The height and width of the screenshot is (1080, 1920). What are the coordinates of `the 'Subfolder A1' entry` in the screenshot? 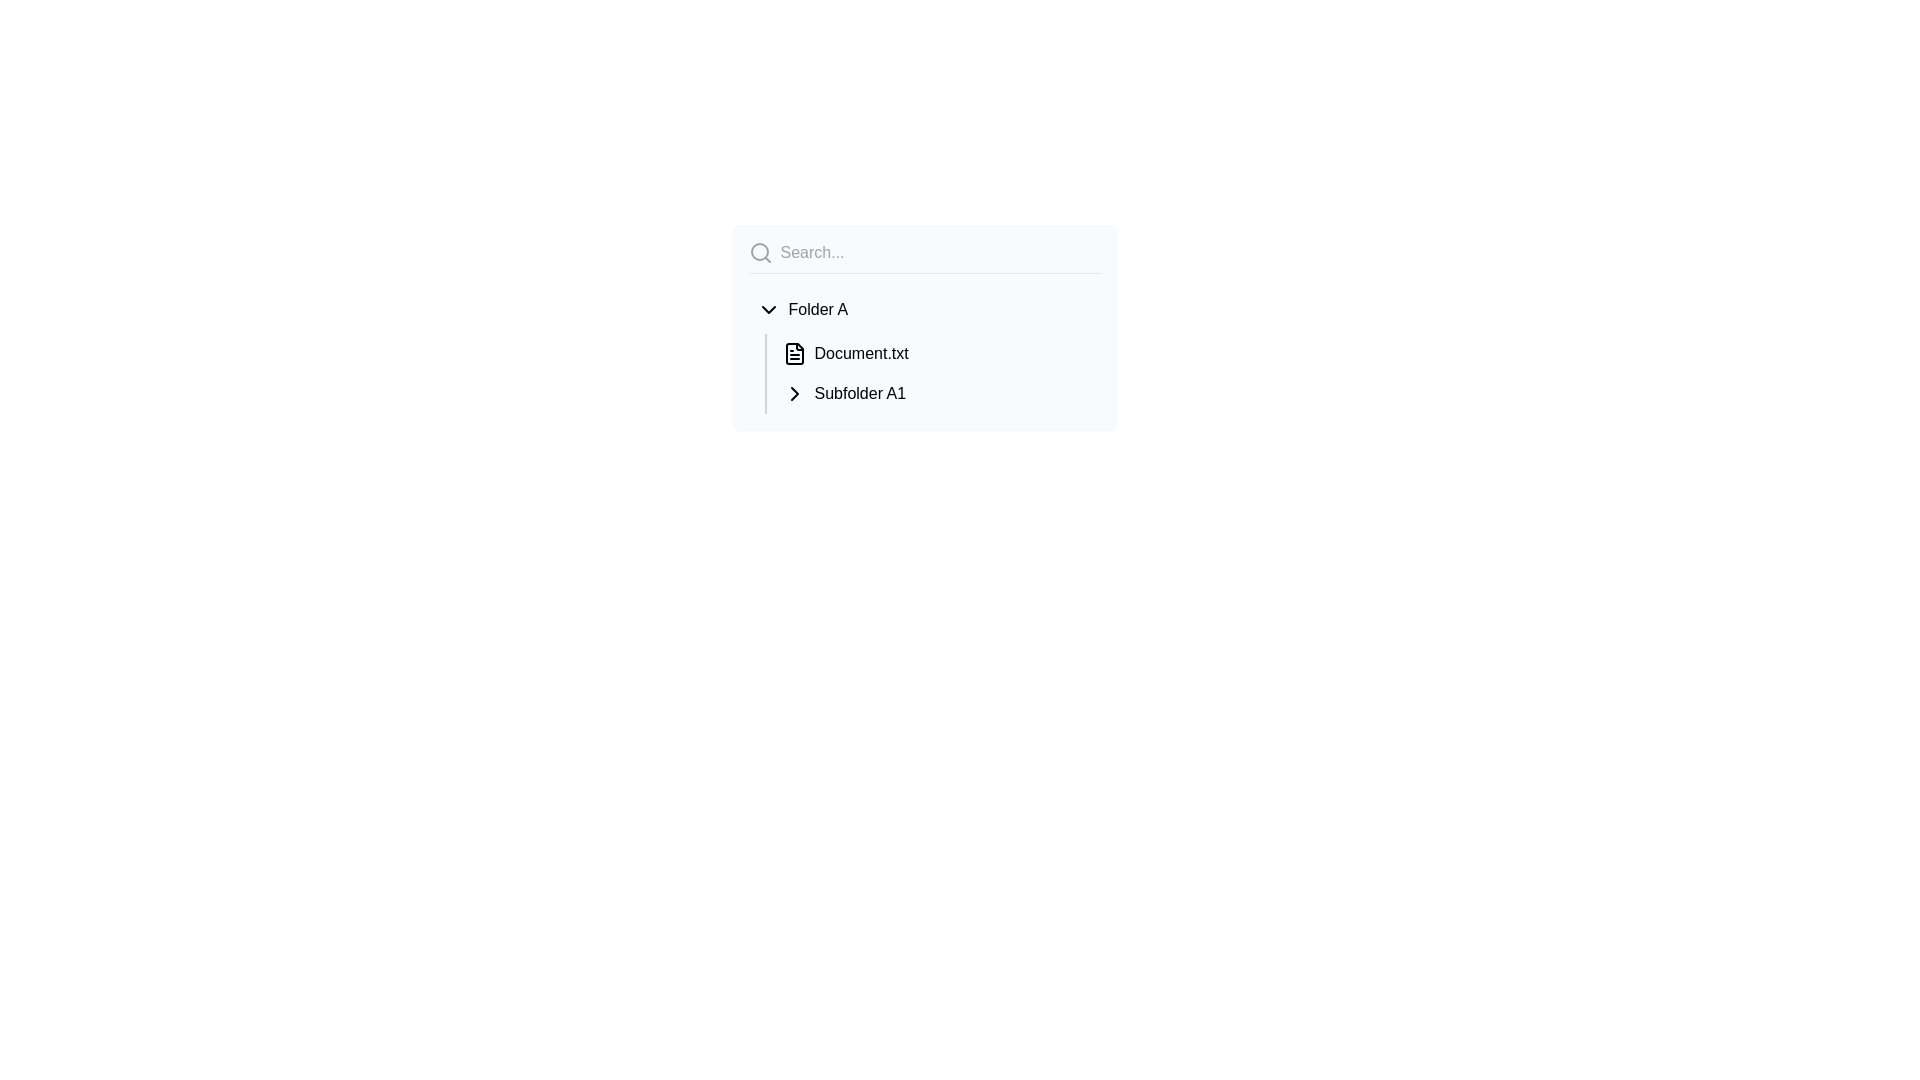 It's located at (936, 393).